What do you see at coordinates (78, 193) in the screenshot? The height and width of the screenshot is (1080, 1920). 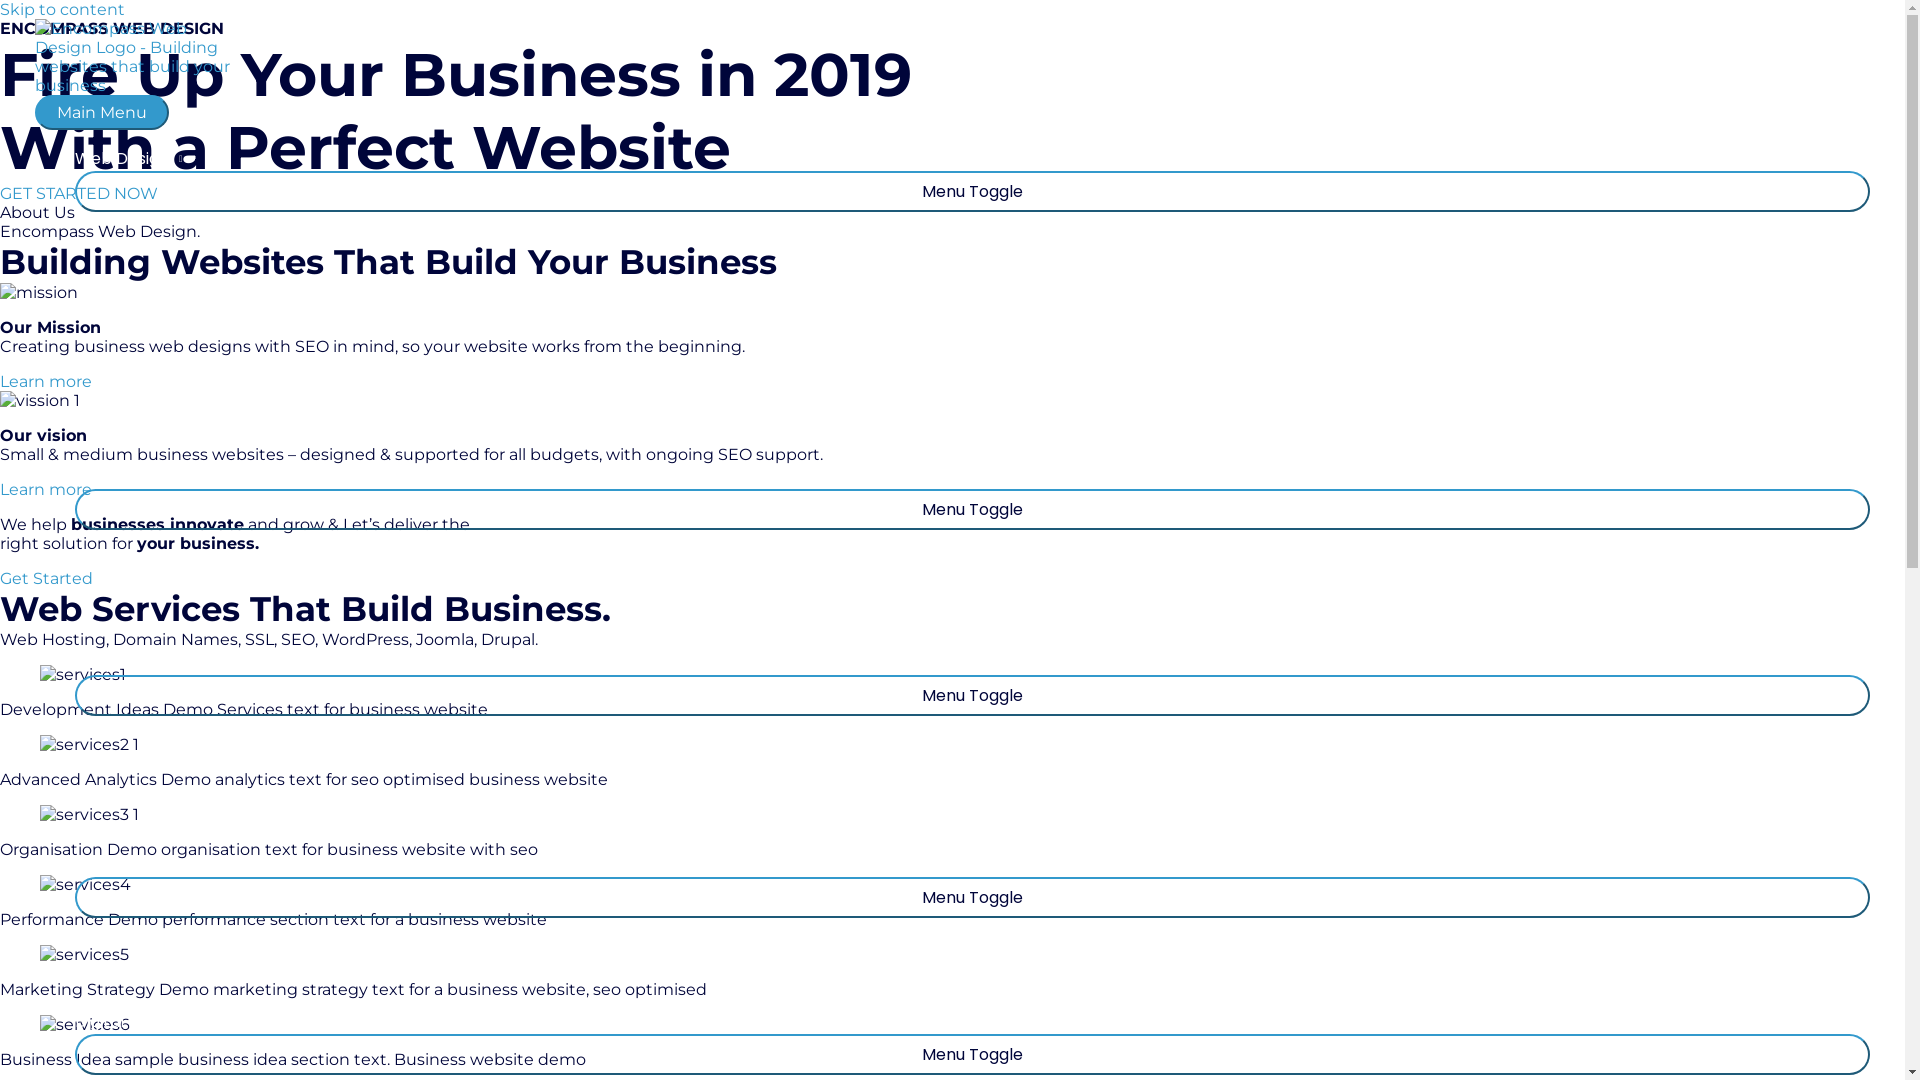 I see `'GET STARTED NOW'` at bounding box center [78, 193].